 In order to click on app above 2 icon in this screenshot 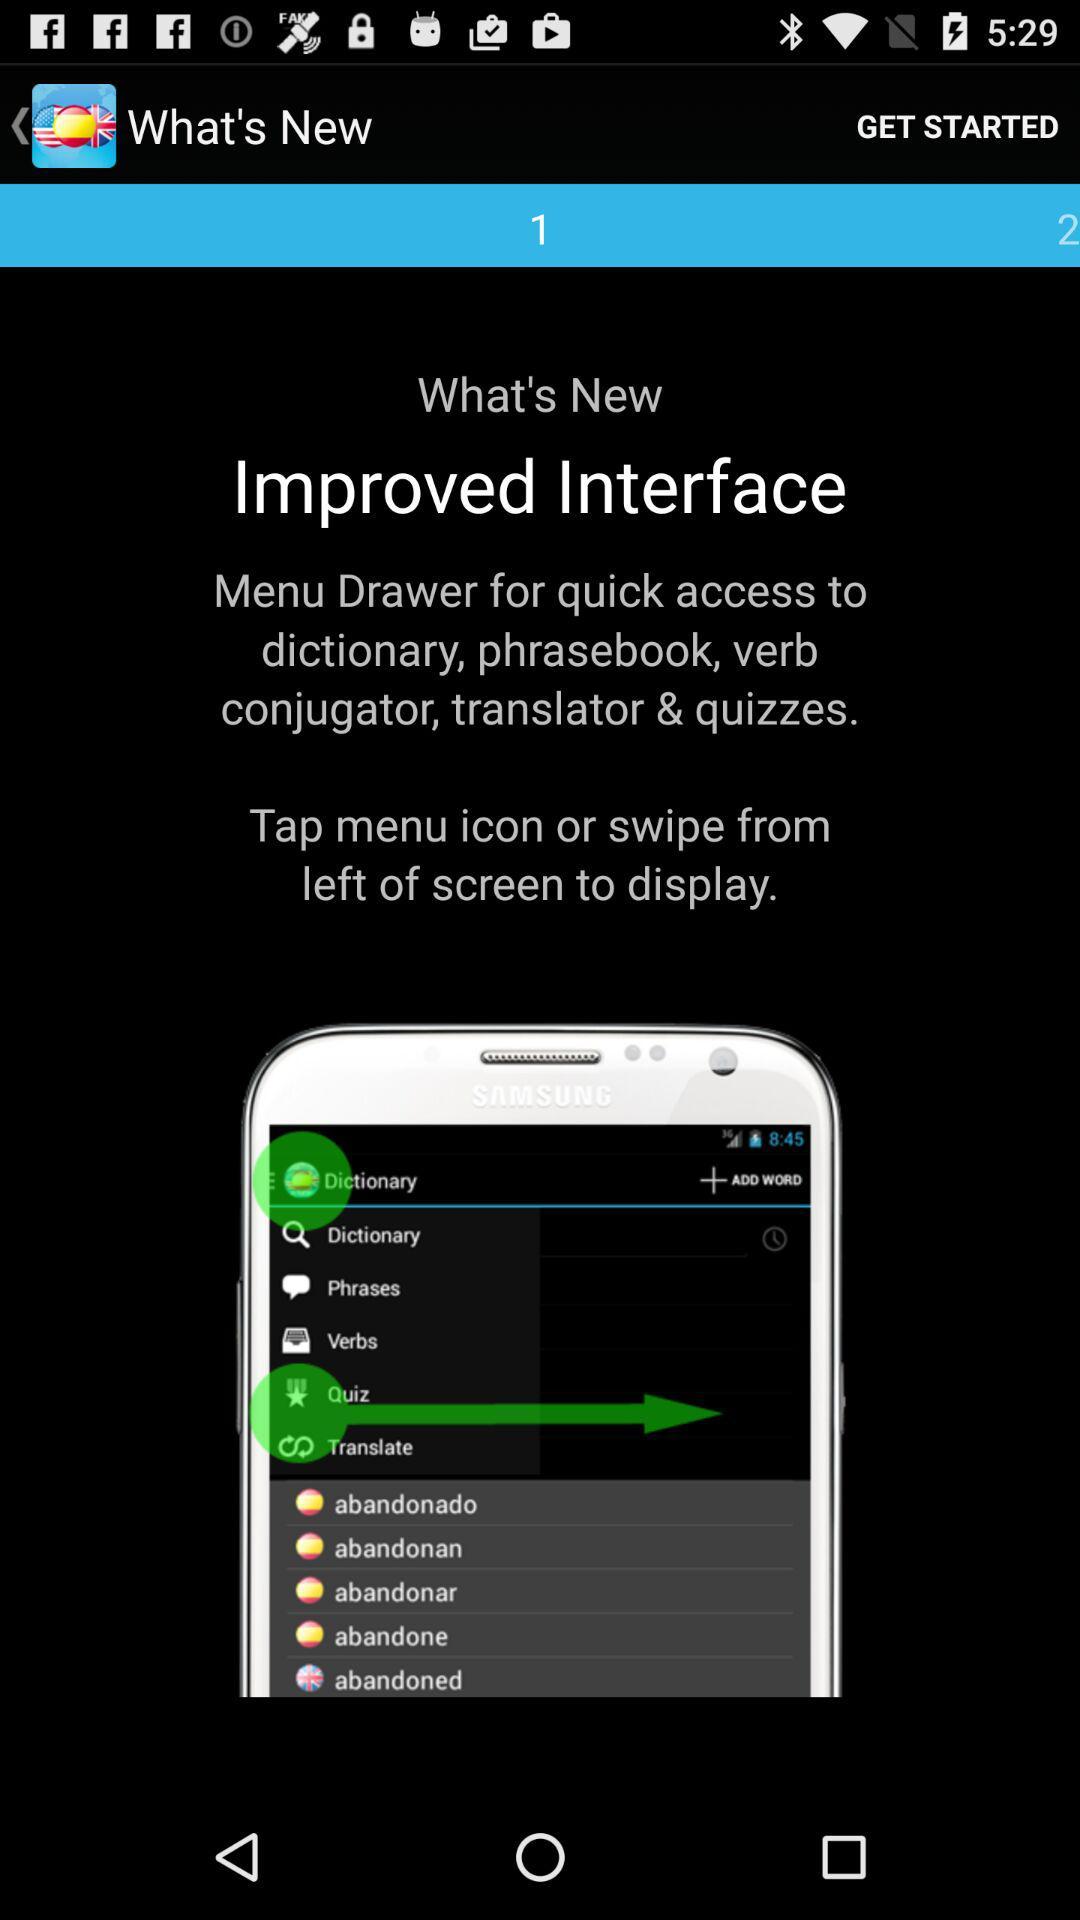, I will do `click(956, 124)`.